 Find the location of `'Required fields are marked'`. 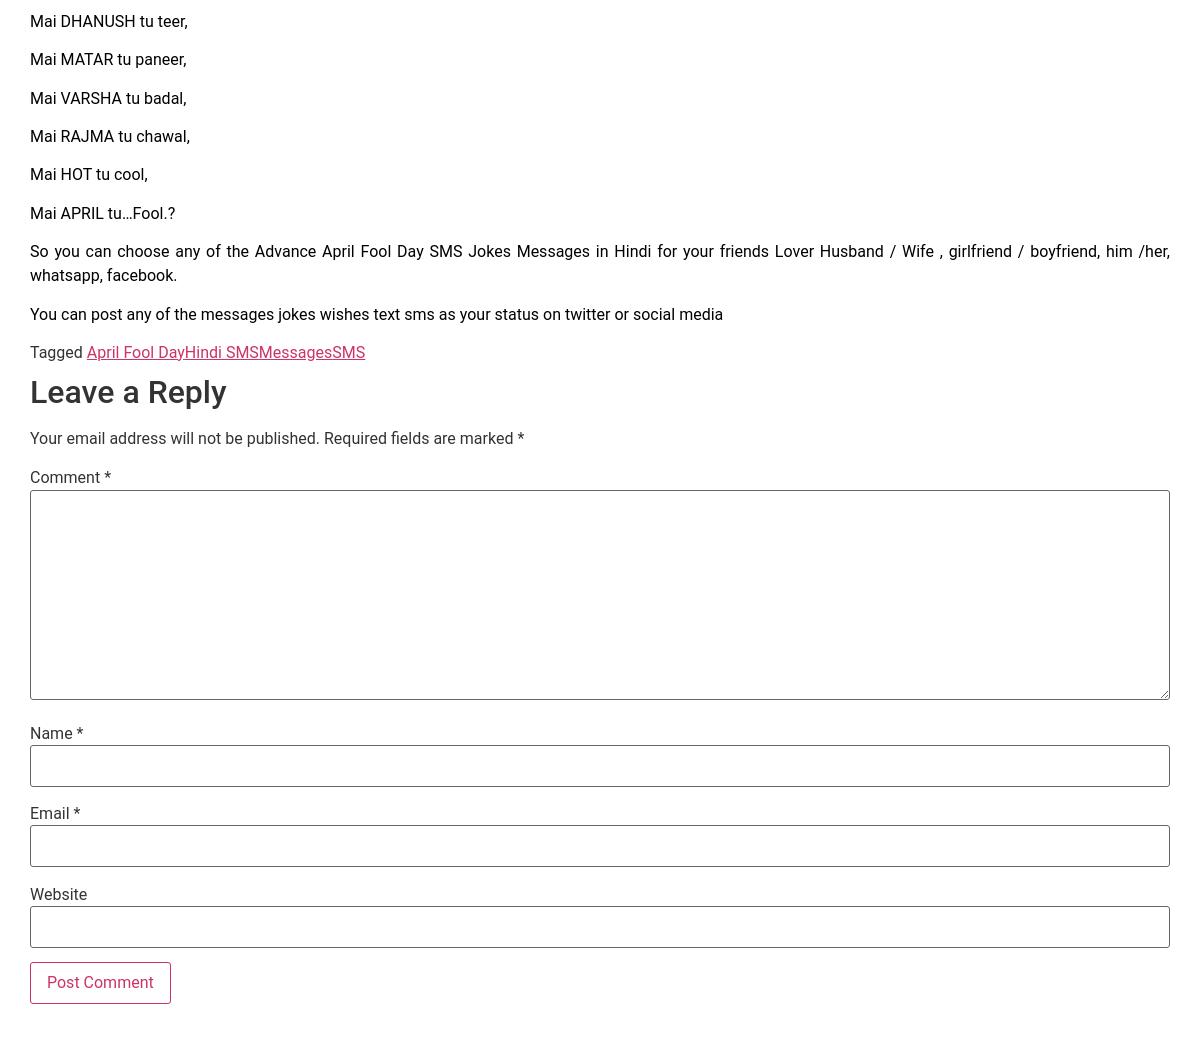

'Required fields are marked' is located at coordinates (420, 437).